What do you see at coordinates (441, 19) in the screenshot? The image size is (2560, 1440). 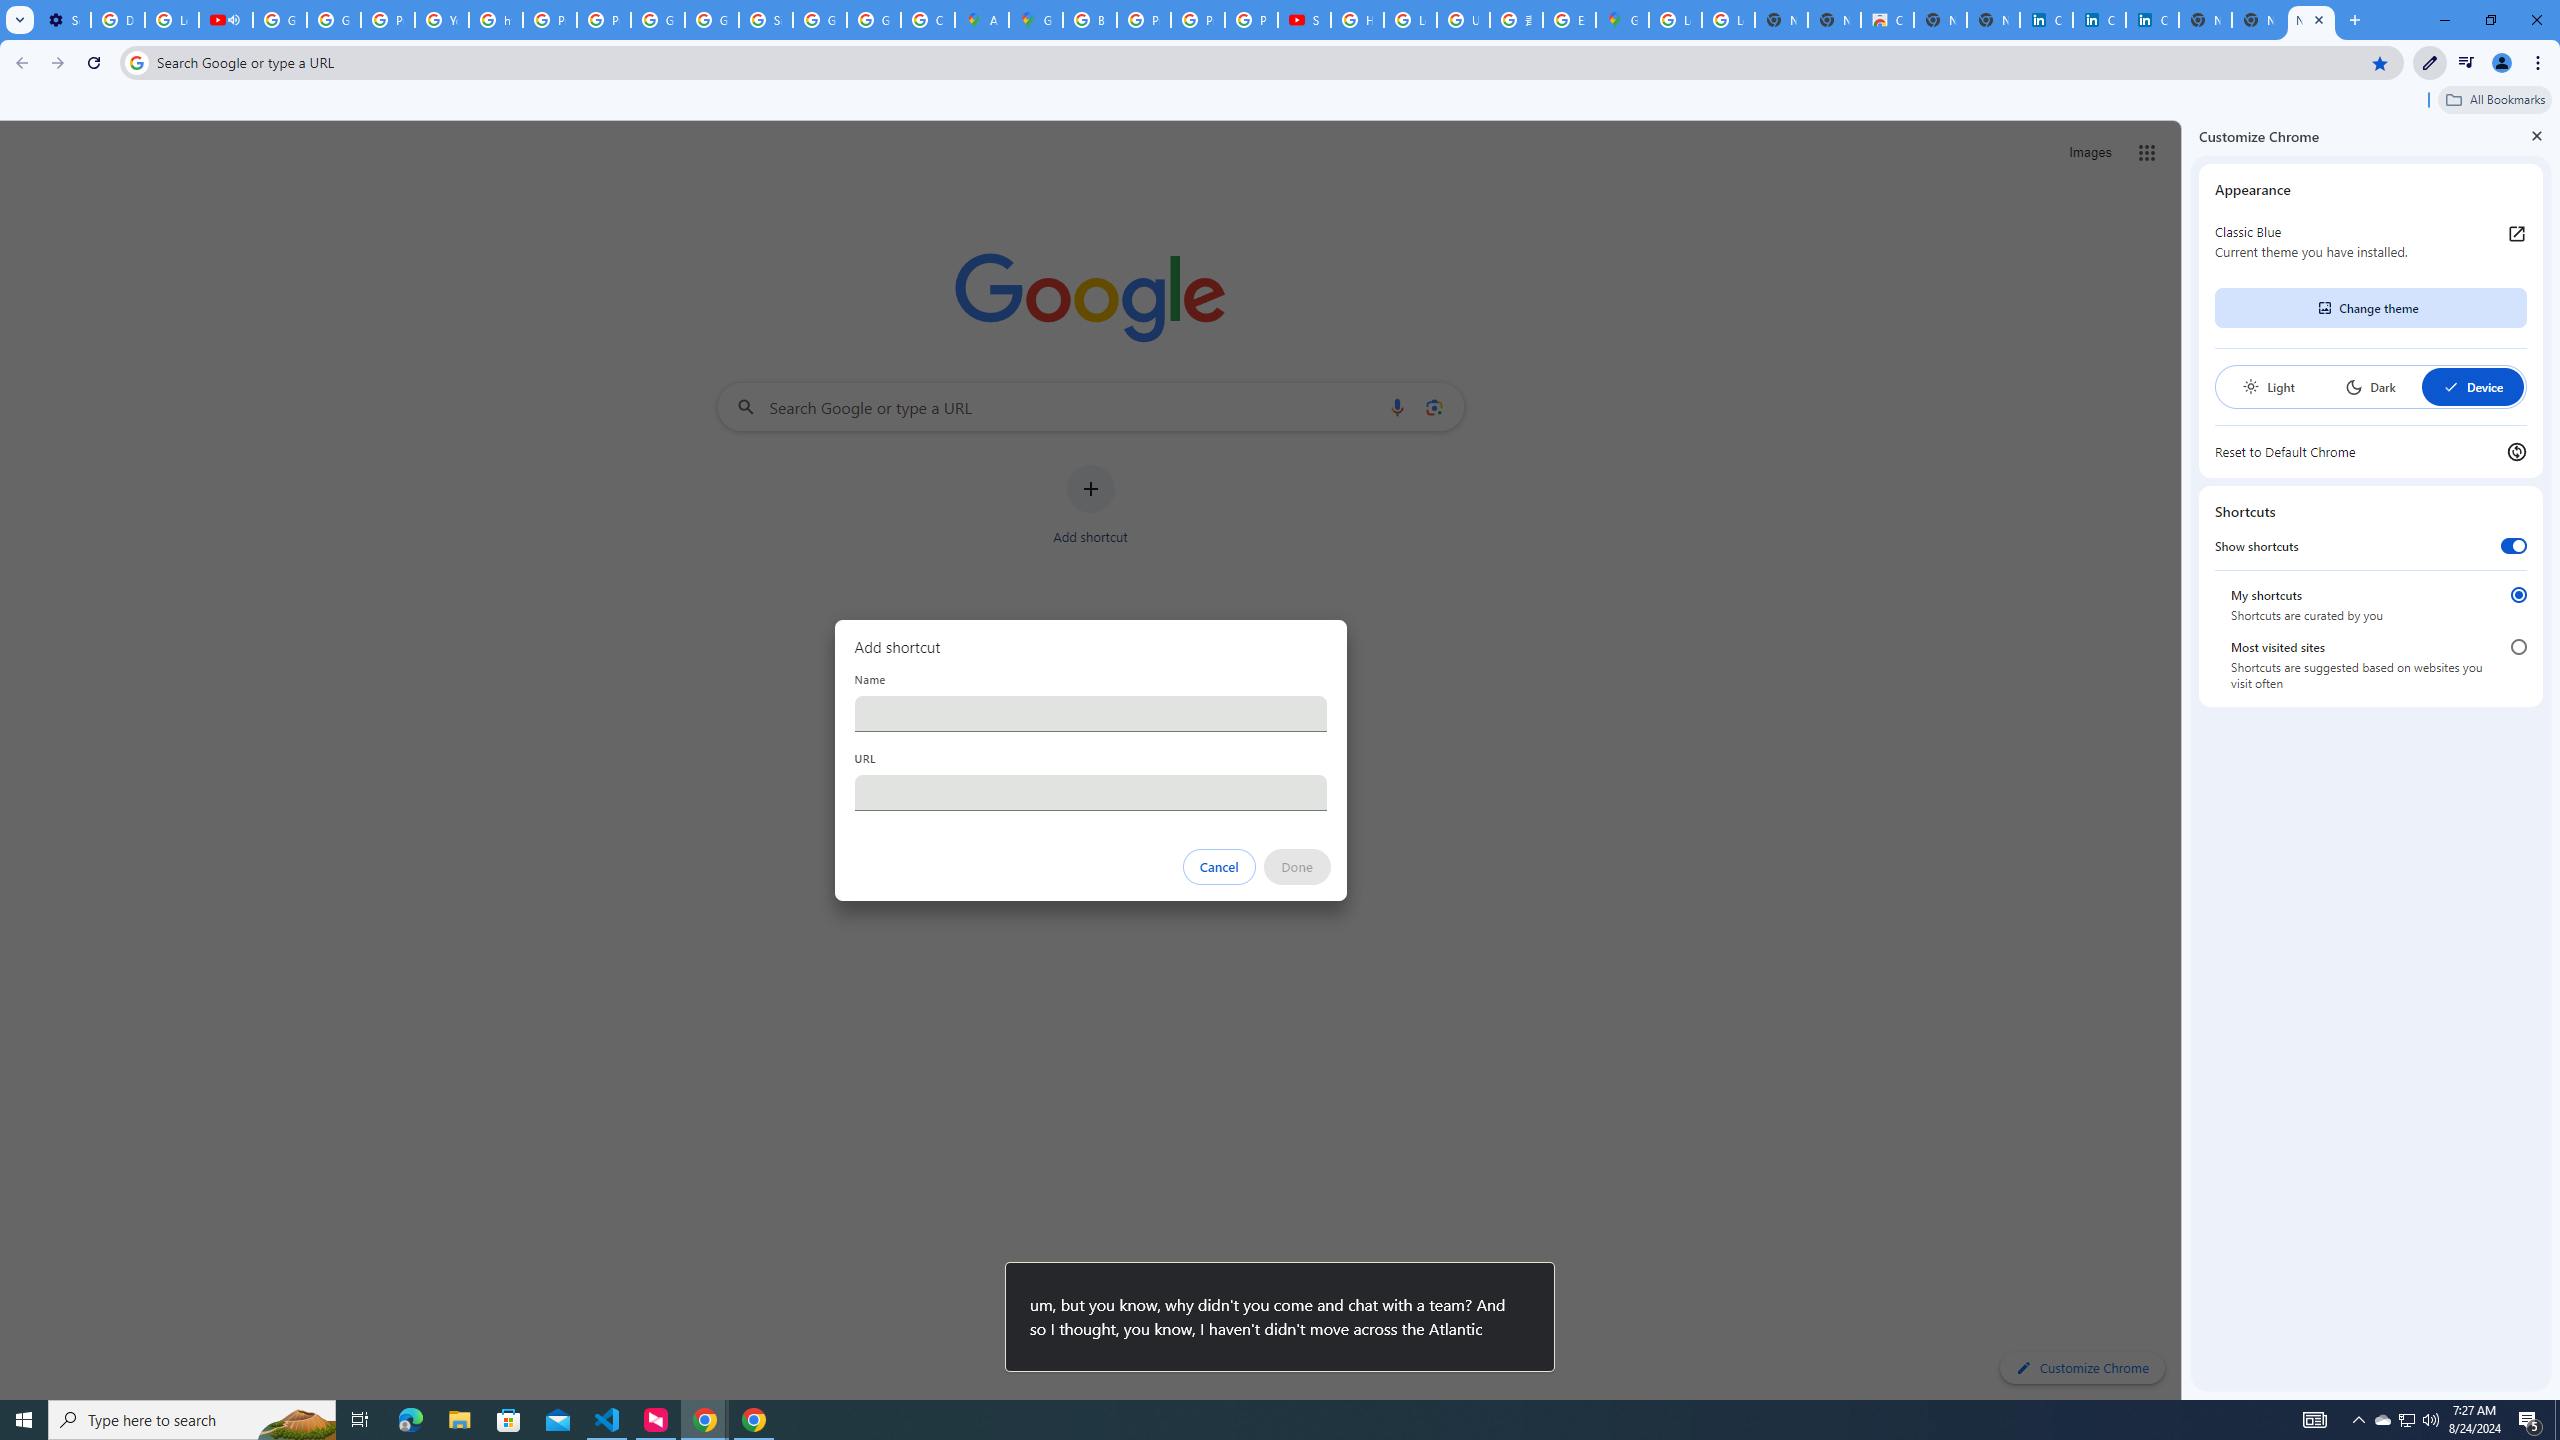 I see `'YouTube'` at bounding box center [441, 19].